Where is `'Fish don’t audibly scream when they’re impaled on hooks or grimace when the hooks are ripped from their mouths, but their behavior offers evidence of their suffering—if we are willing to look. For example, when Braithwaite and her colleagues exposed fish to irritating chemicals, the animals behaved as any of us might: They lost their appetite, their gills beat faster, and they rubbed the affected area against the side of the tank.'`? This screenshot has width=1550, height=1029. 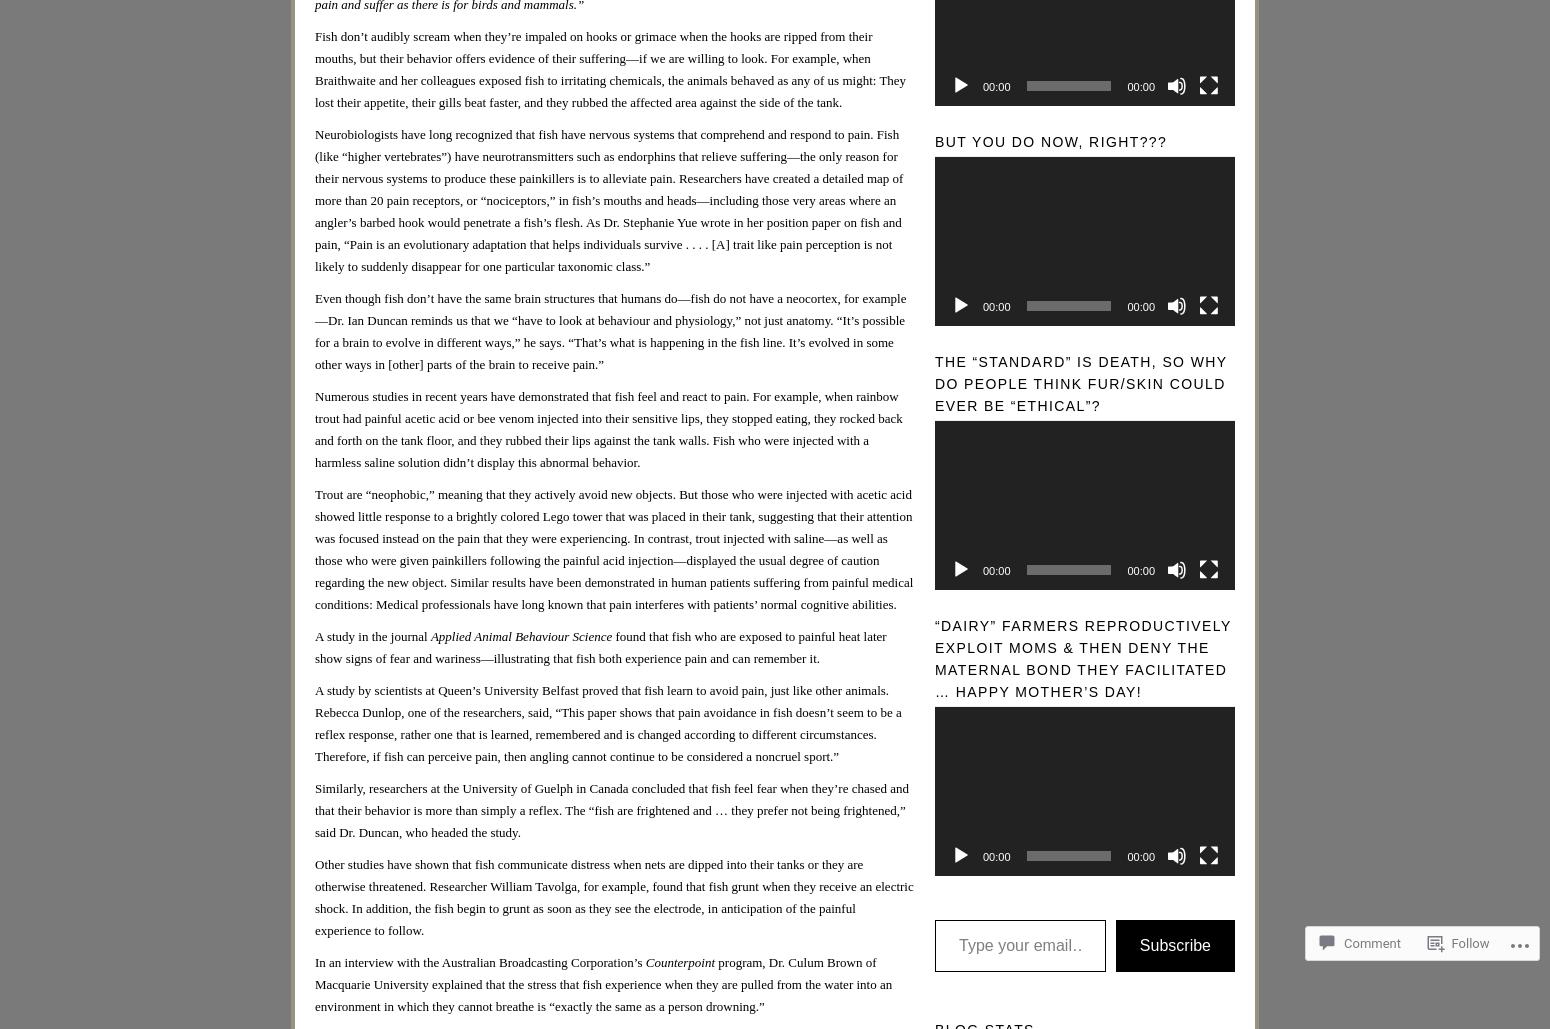 'Fish don’t audibly scream when they’re impaled on hooks or grimace when the hooks are ripped from their mouths, but their behavior offers evidence of their suffering—if we are willing to look. For example, when Braithwaite and her colleagues exposed fish to irritating chemicals, the animals behaved as any of us might: They lost their appetite, their gills beat faster, and they rubbed the affected area against the side of the tank.' is located at coordinates (610, 68).